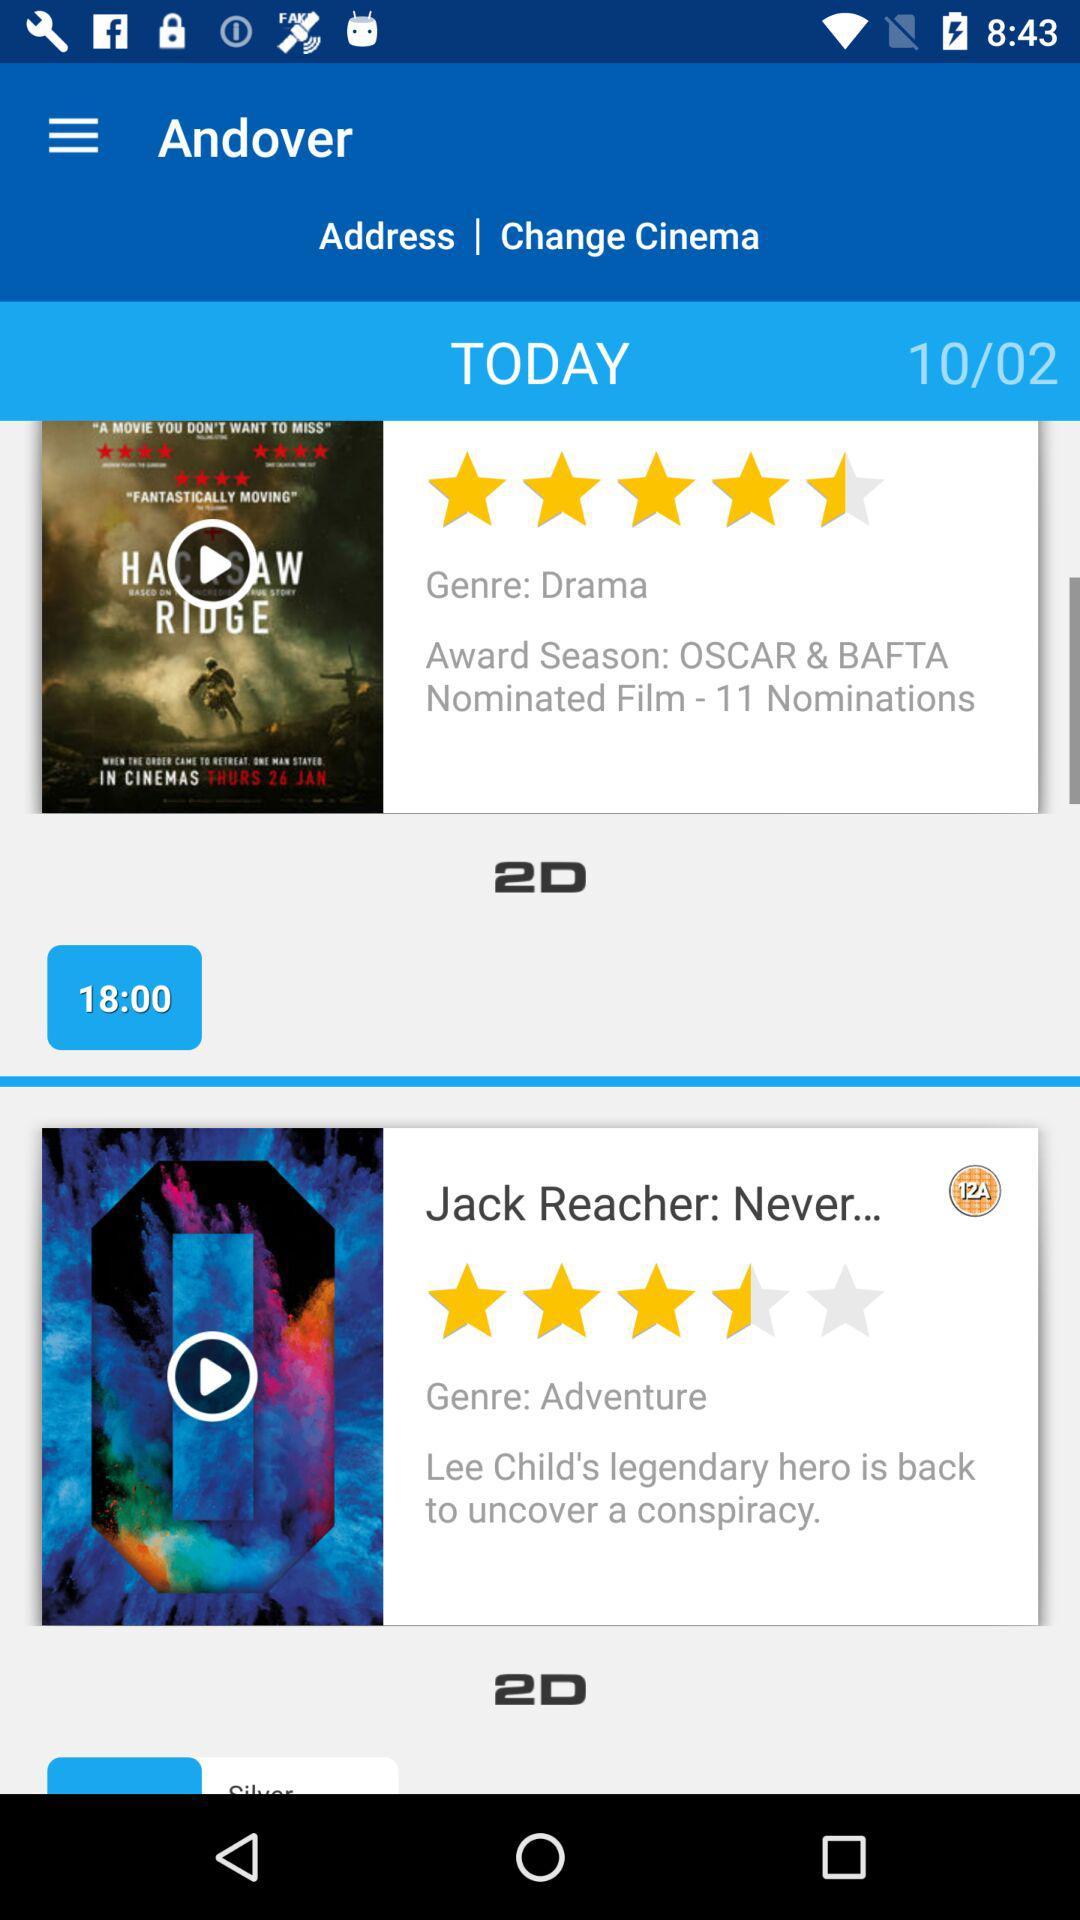 The width and height of the screenshot is (1080, 1920). What do you see at coordinates (709, 1508) in the screenshot?
I see `lee child s` at bounding box center [709, 1508].